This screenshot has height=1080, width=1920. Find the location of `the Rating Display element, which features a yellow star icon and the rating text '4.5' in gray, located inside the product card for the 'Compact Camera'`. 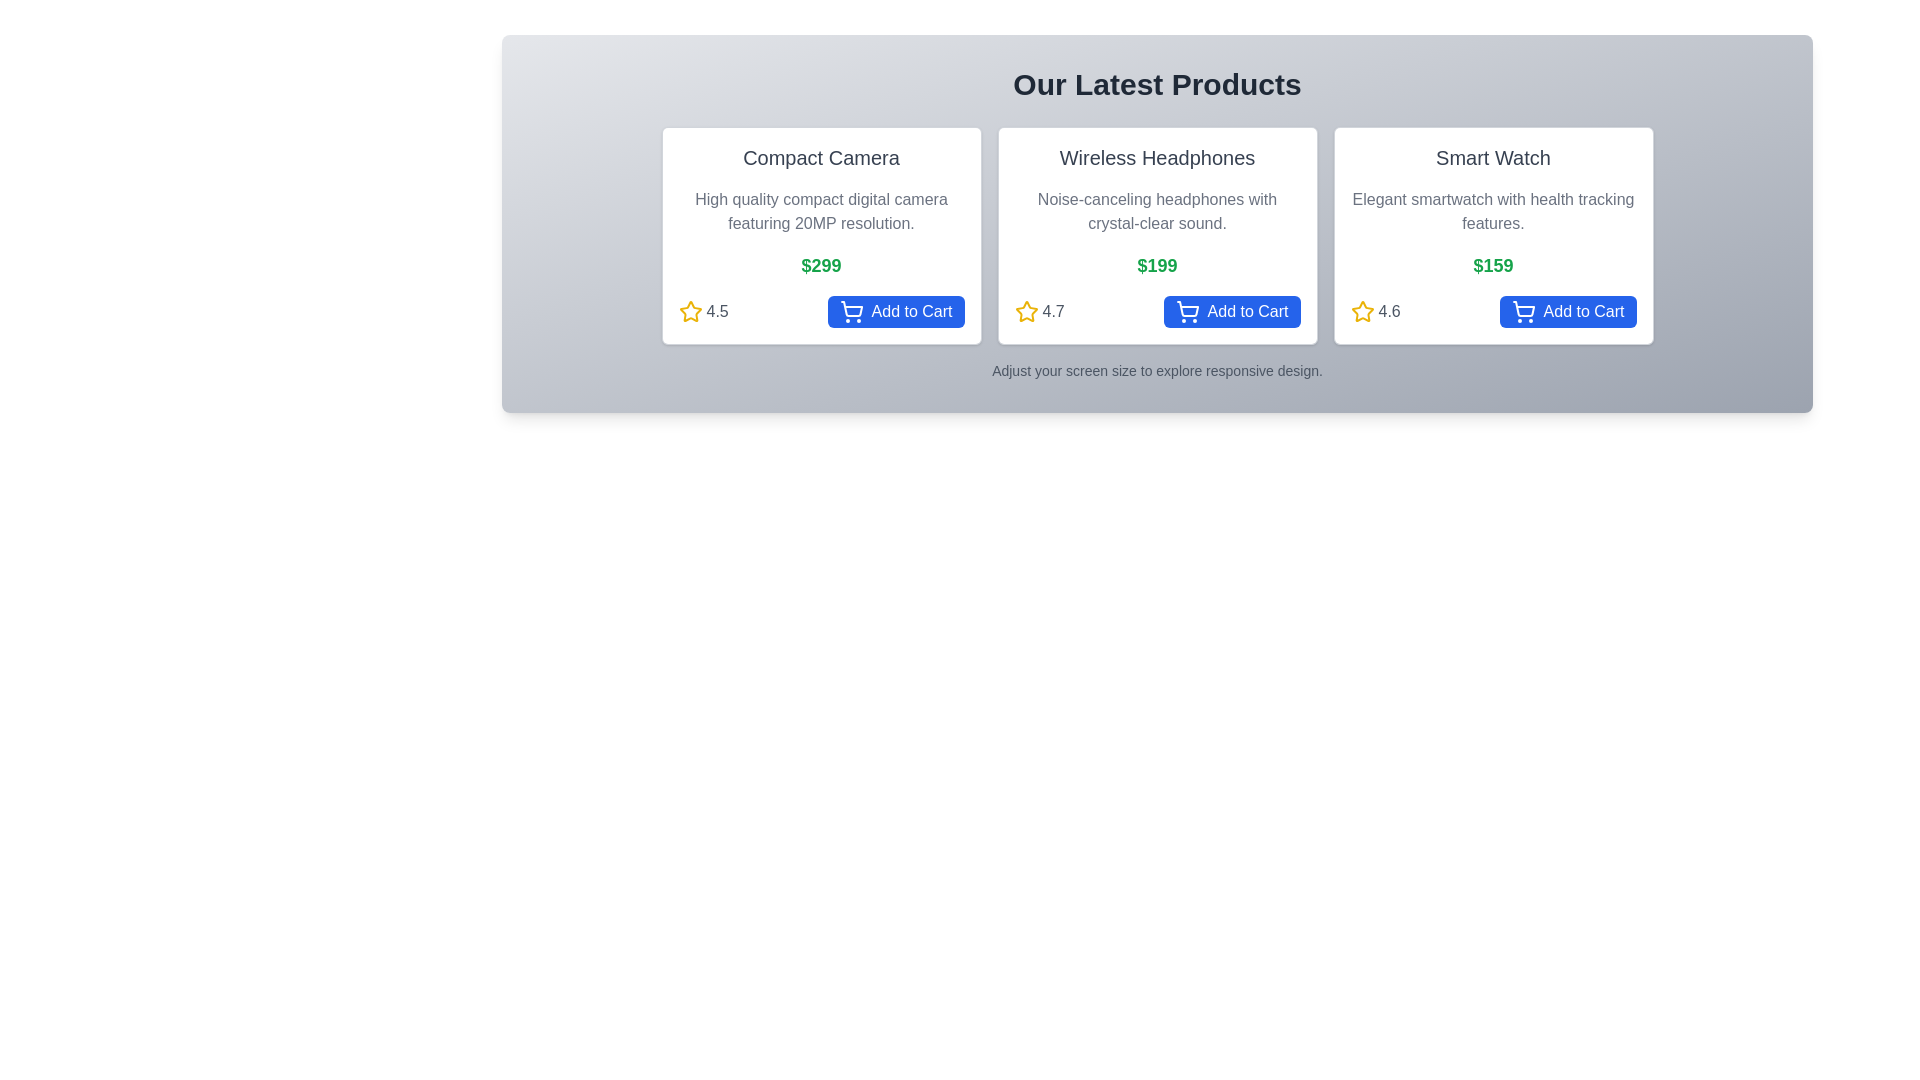

the Rating Display element, which features a yellow star icon and the rating text '4.5' in gray, located inside the product card for the 'Compact Camera' is located at coordinates (703, 312).